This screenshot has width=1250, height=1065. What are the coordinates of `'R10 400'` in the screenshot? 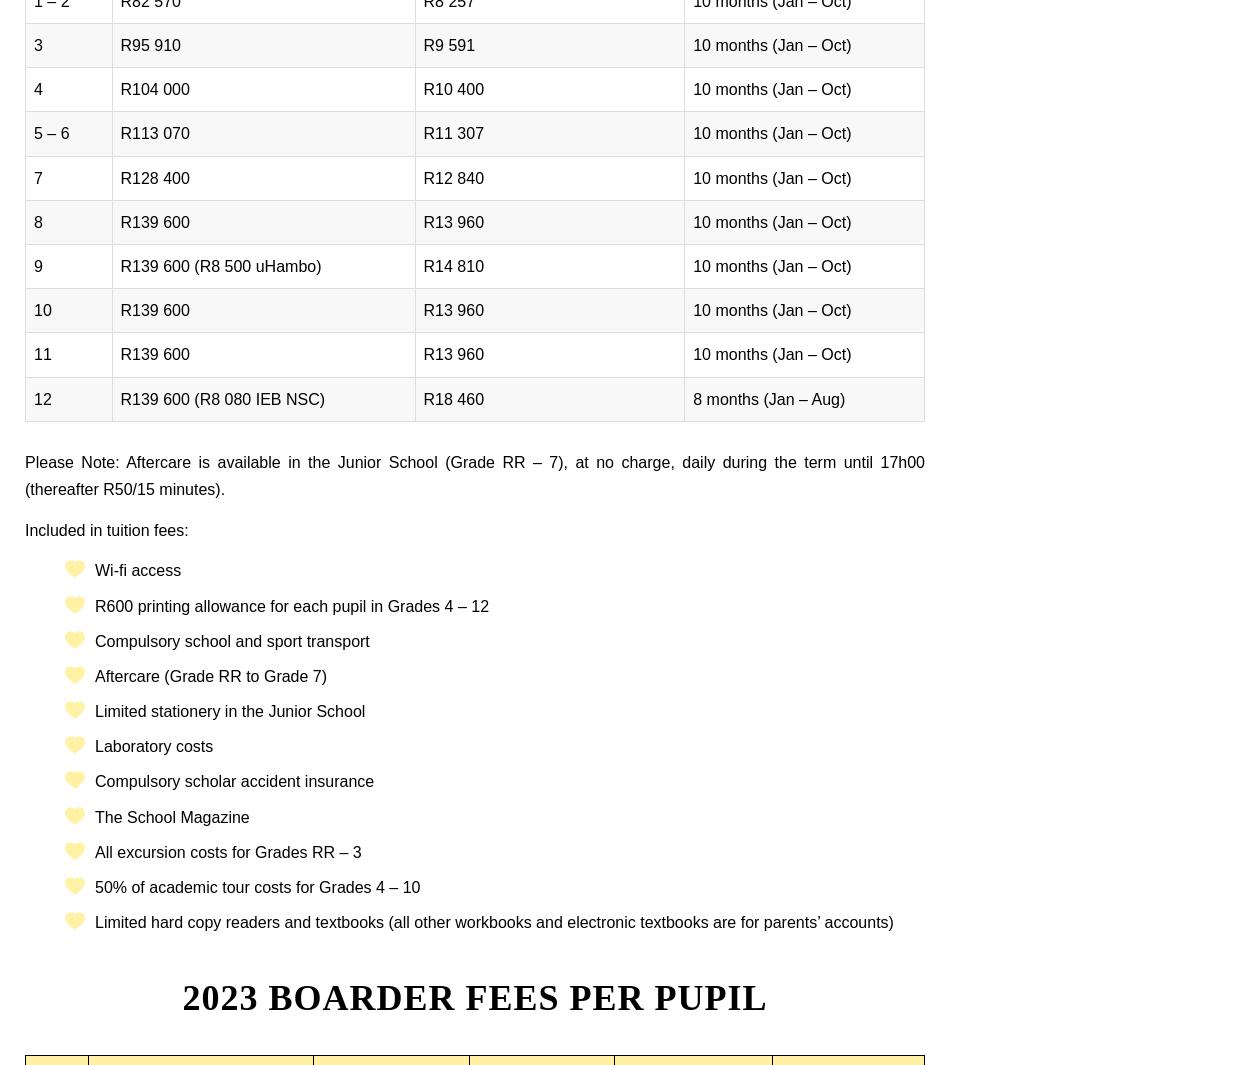 It's located at (452, 88).